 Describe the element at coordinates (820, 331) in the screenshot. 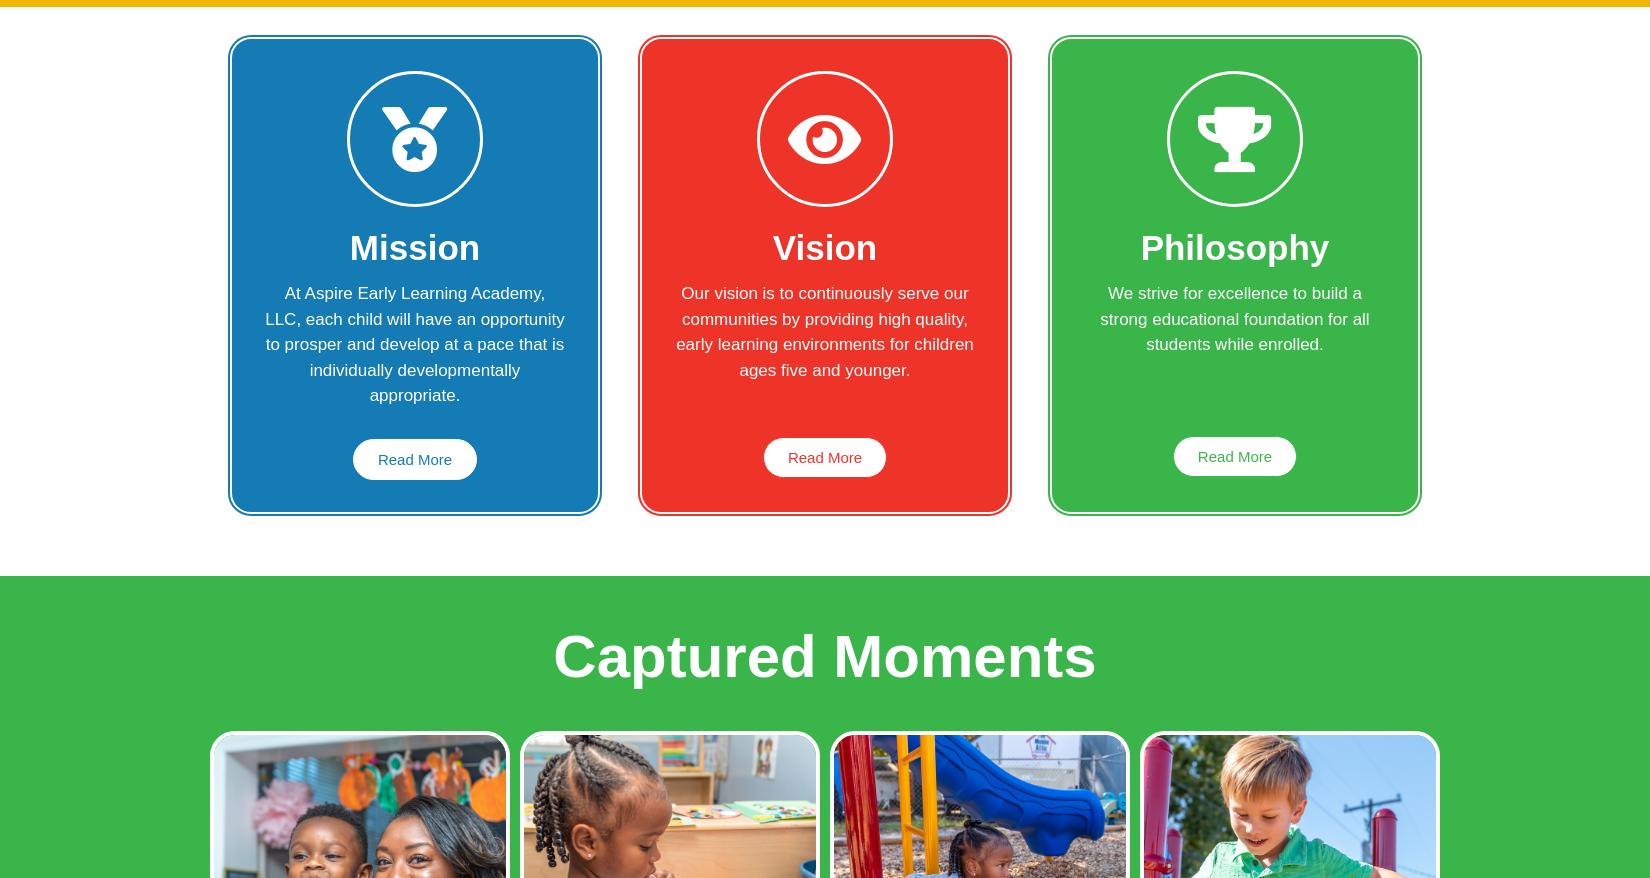

I see `'communities by providing high quality, early'` at that location.